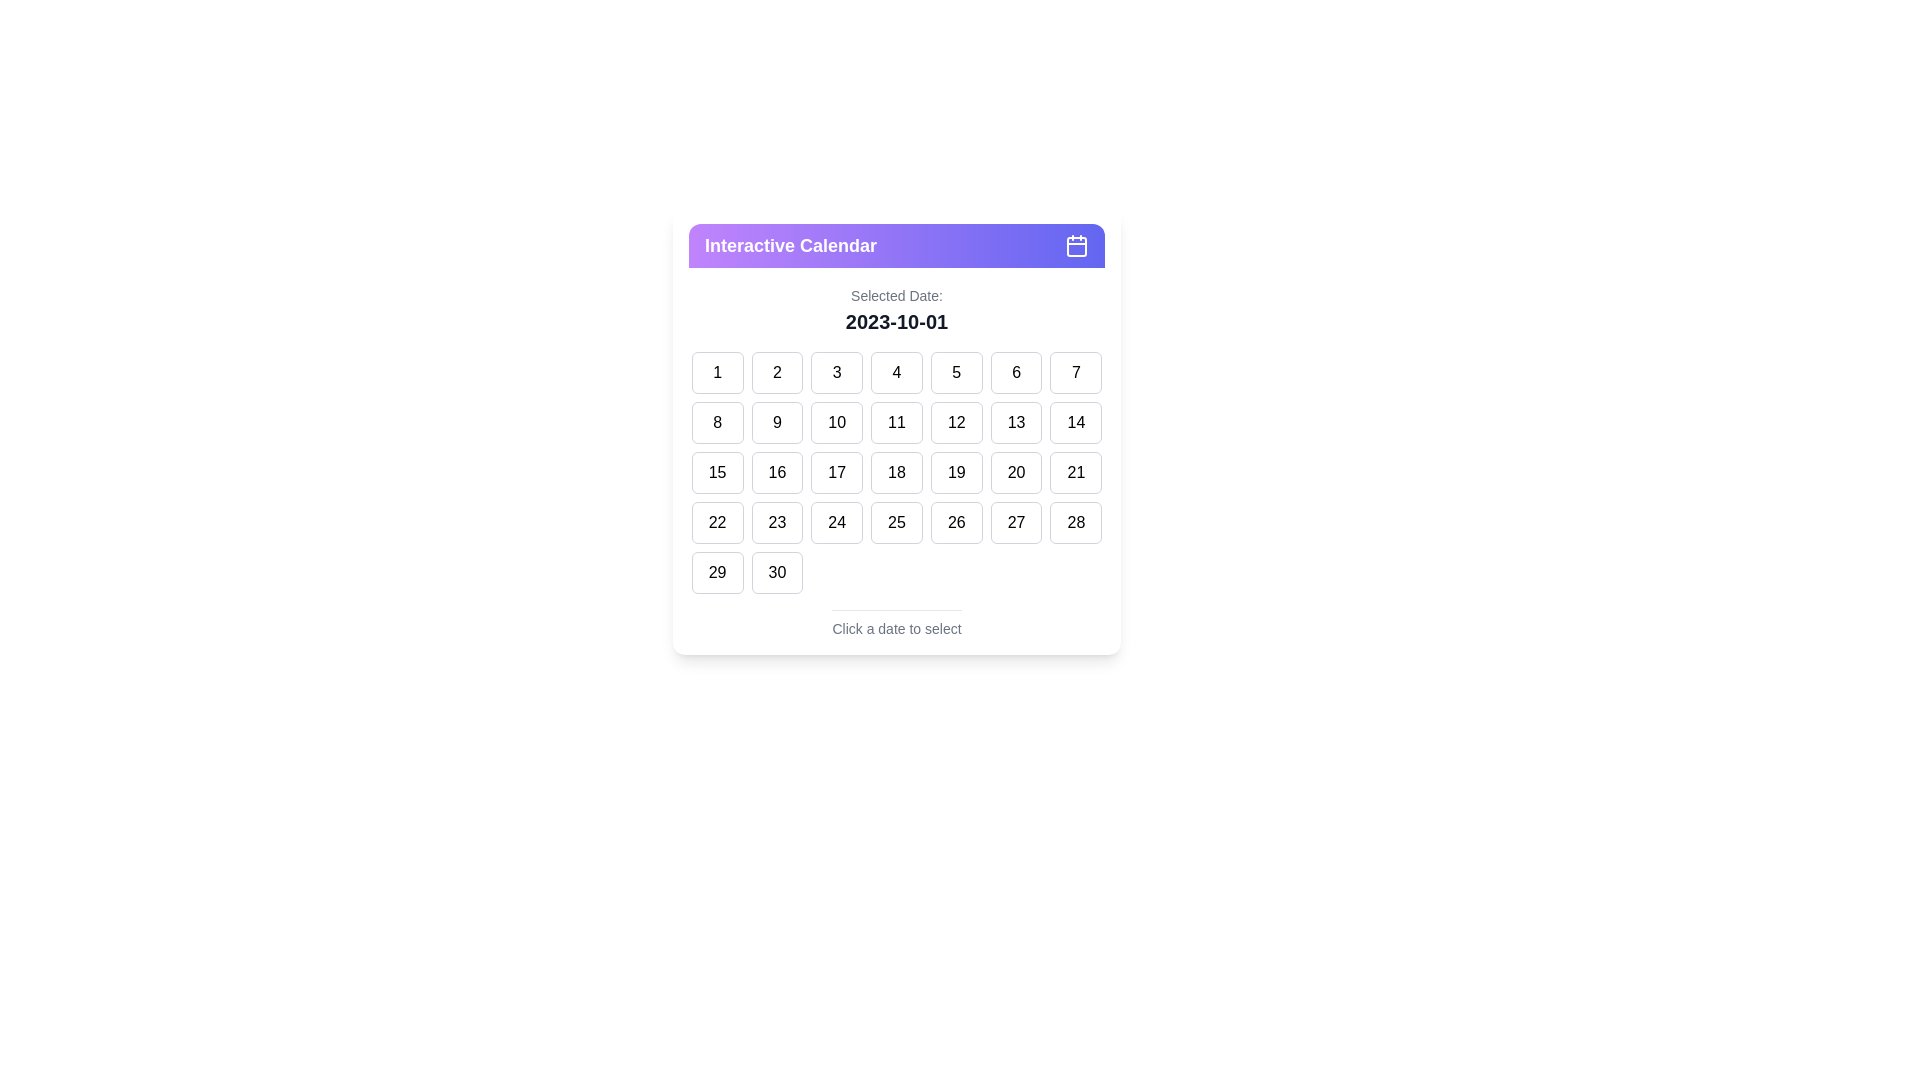  I want to click on the button representing the date '11' in the calendar interface, so click(896, 422).